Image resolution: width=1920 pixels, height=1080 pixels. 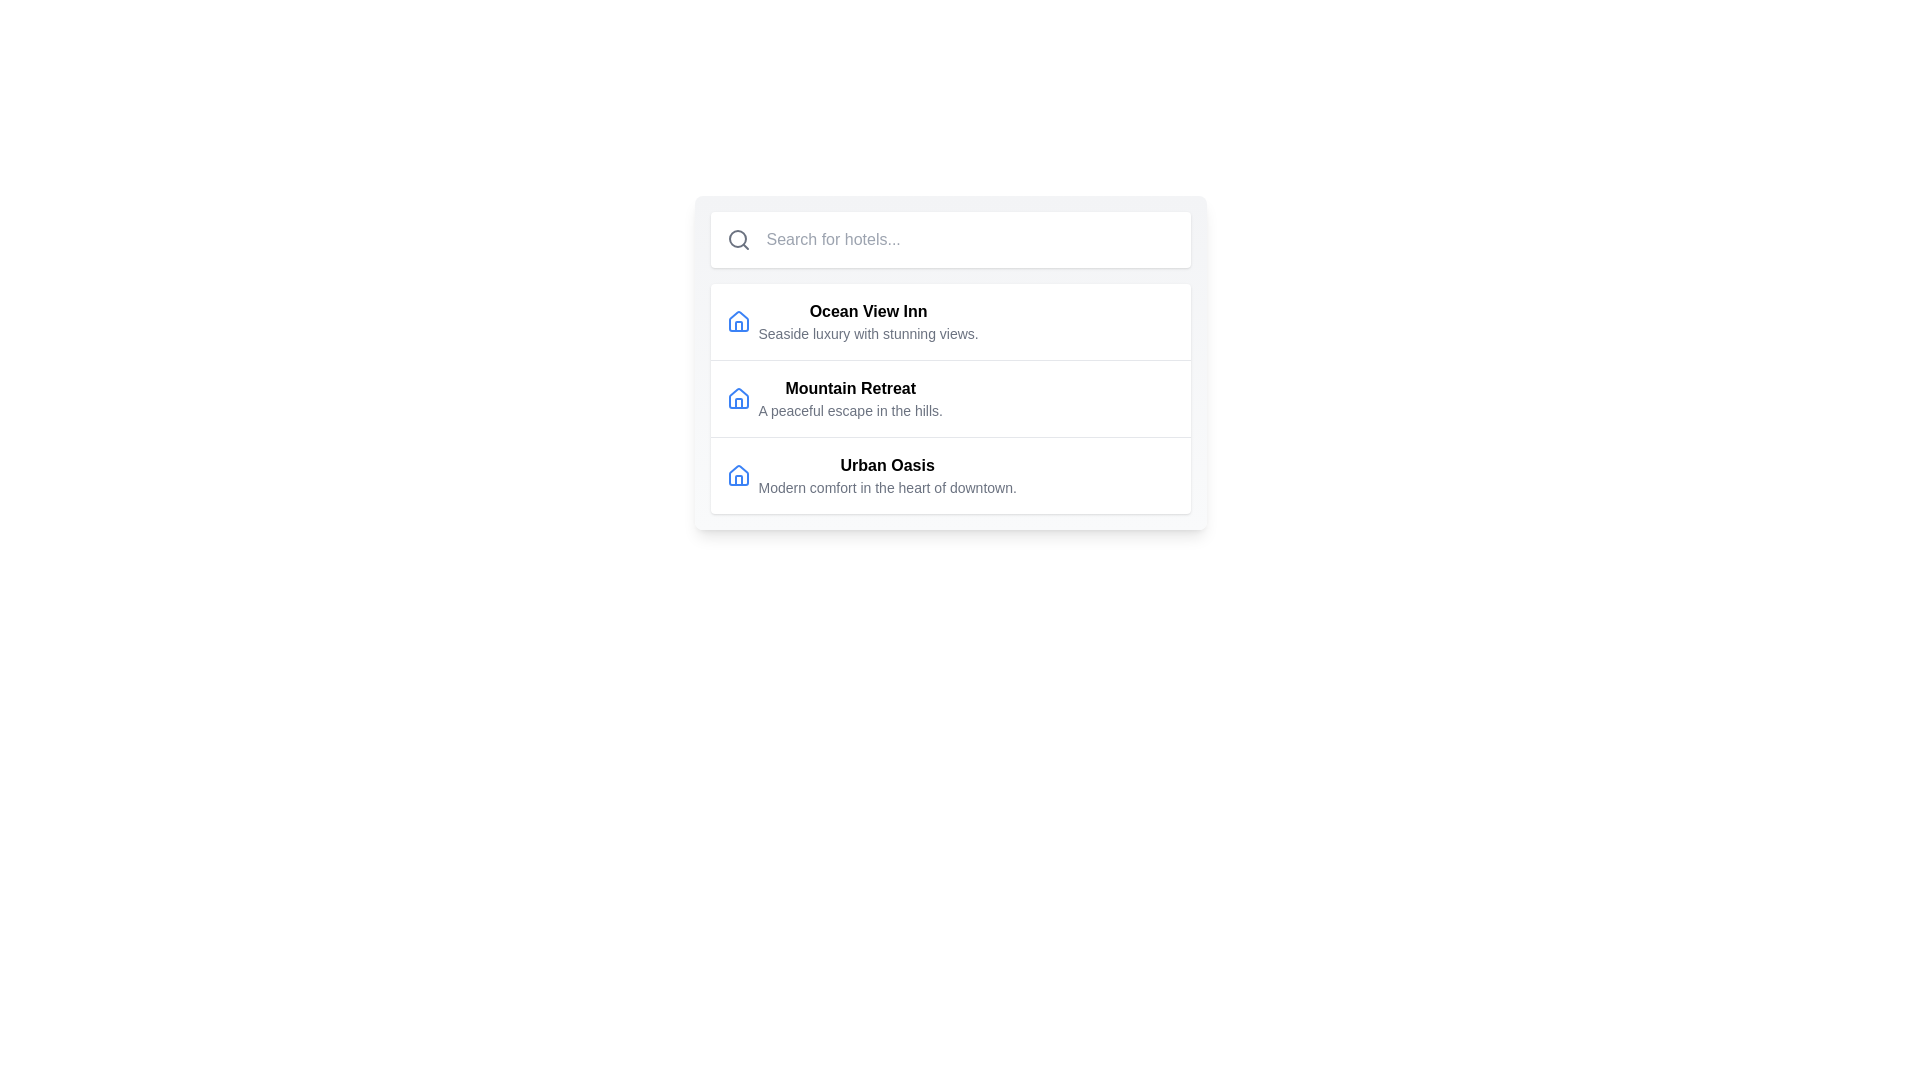 I want to click on the text label displaying 'Ocean View Inn', so click(x=868, y=320).